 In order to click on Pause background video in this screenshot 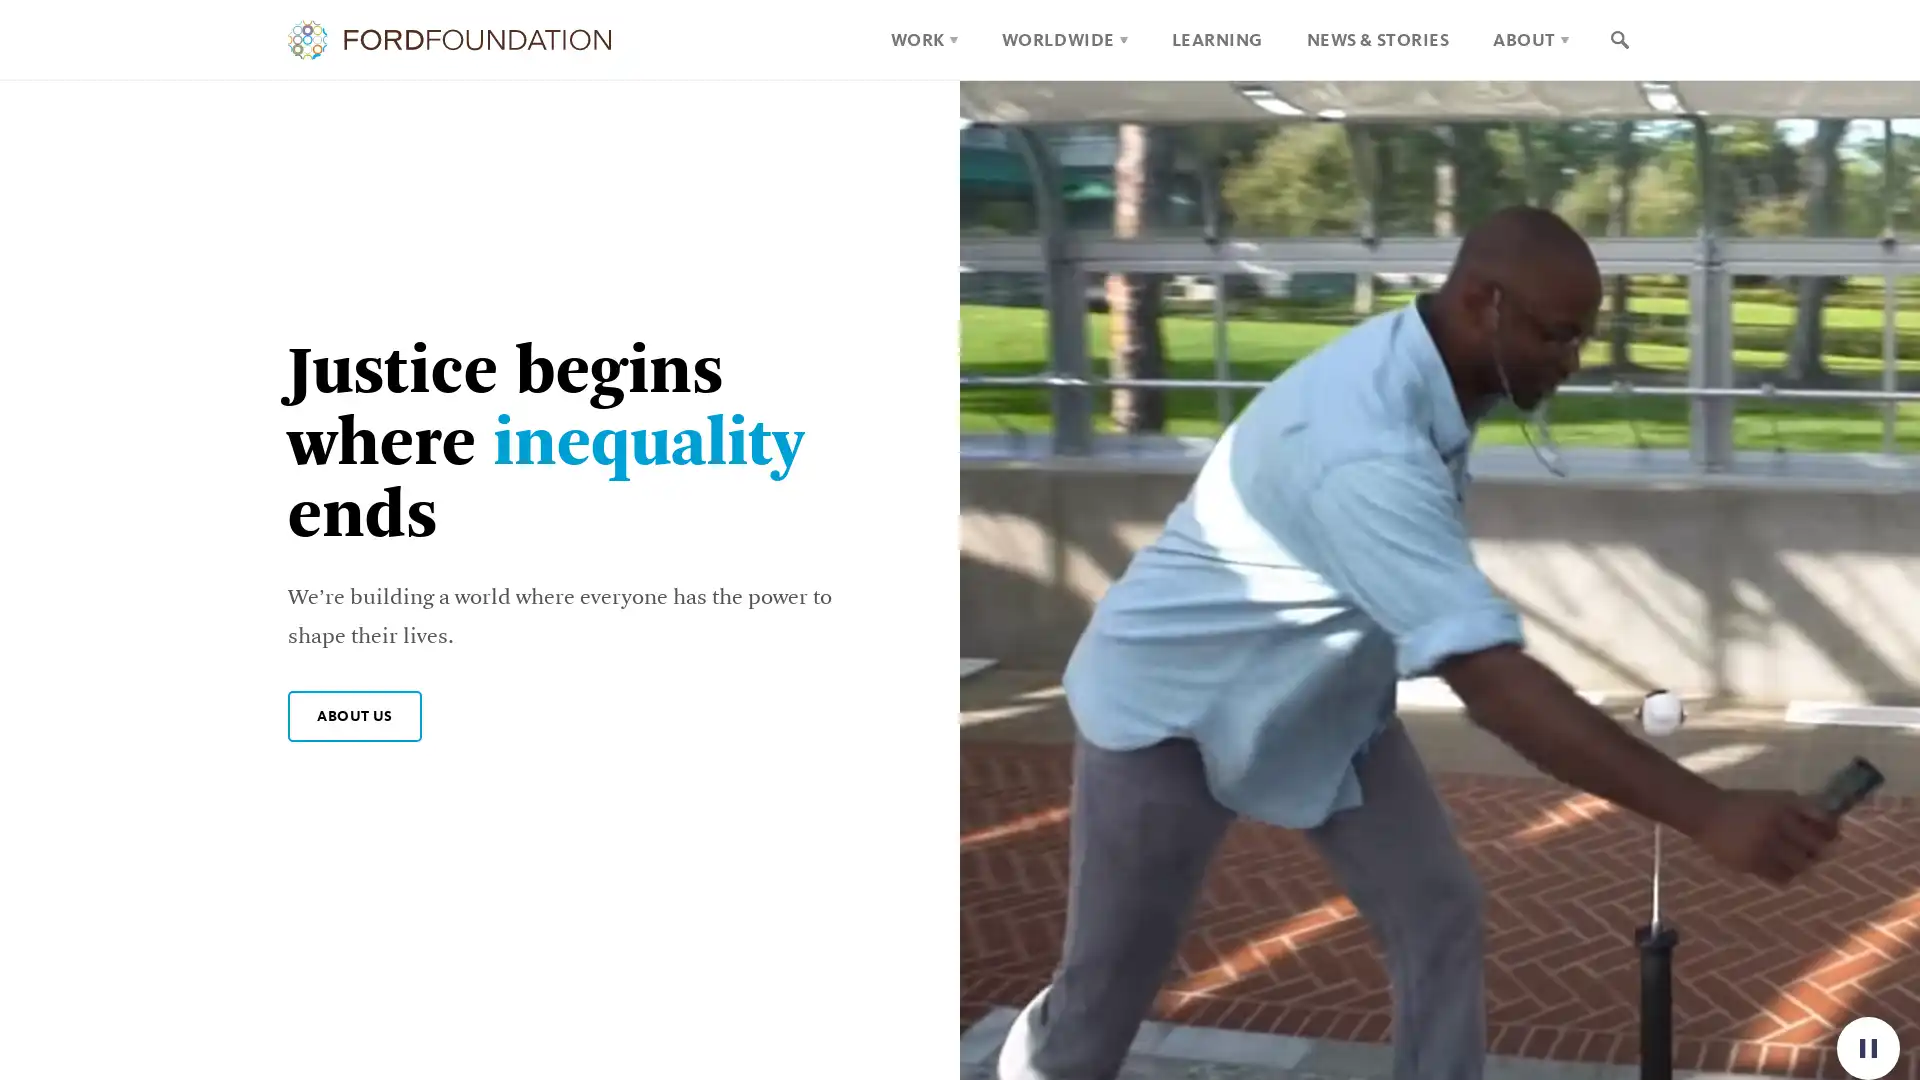, I will do `click(1876, 1037)`.